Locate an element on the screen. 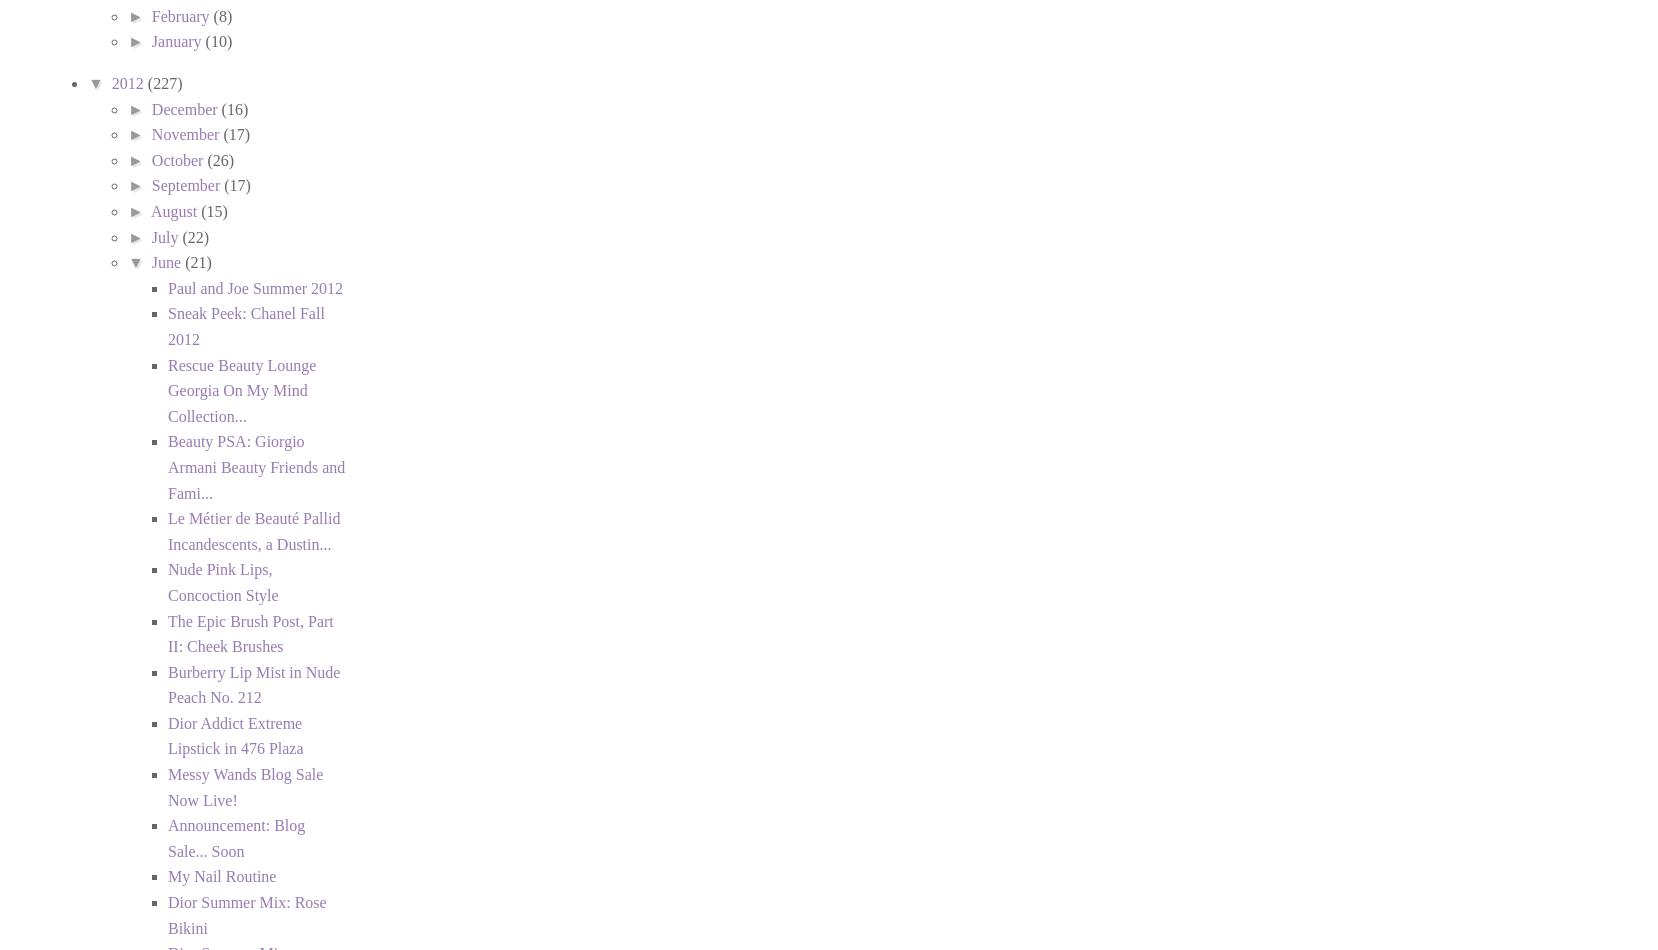 The width and height of the screenshot is (1658, 950). '(15)' is located at coordinates (214, 211).